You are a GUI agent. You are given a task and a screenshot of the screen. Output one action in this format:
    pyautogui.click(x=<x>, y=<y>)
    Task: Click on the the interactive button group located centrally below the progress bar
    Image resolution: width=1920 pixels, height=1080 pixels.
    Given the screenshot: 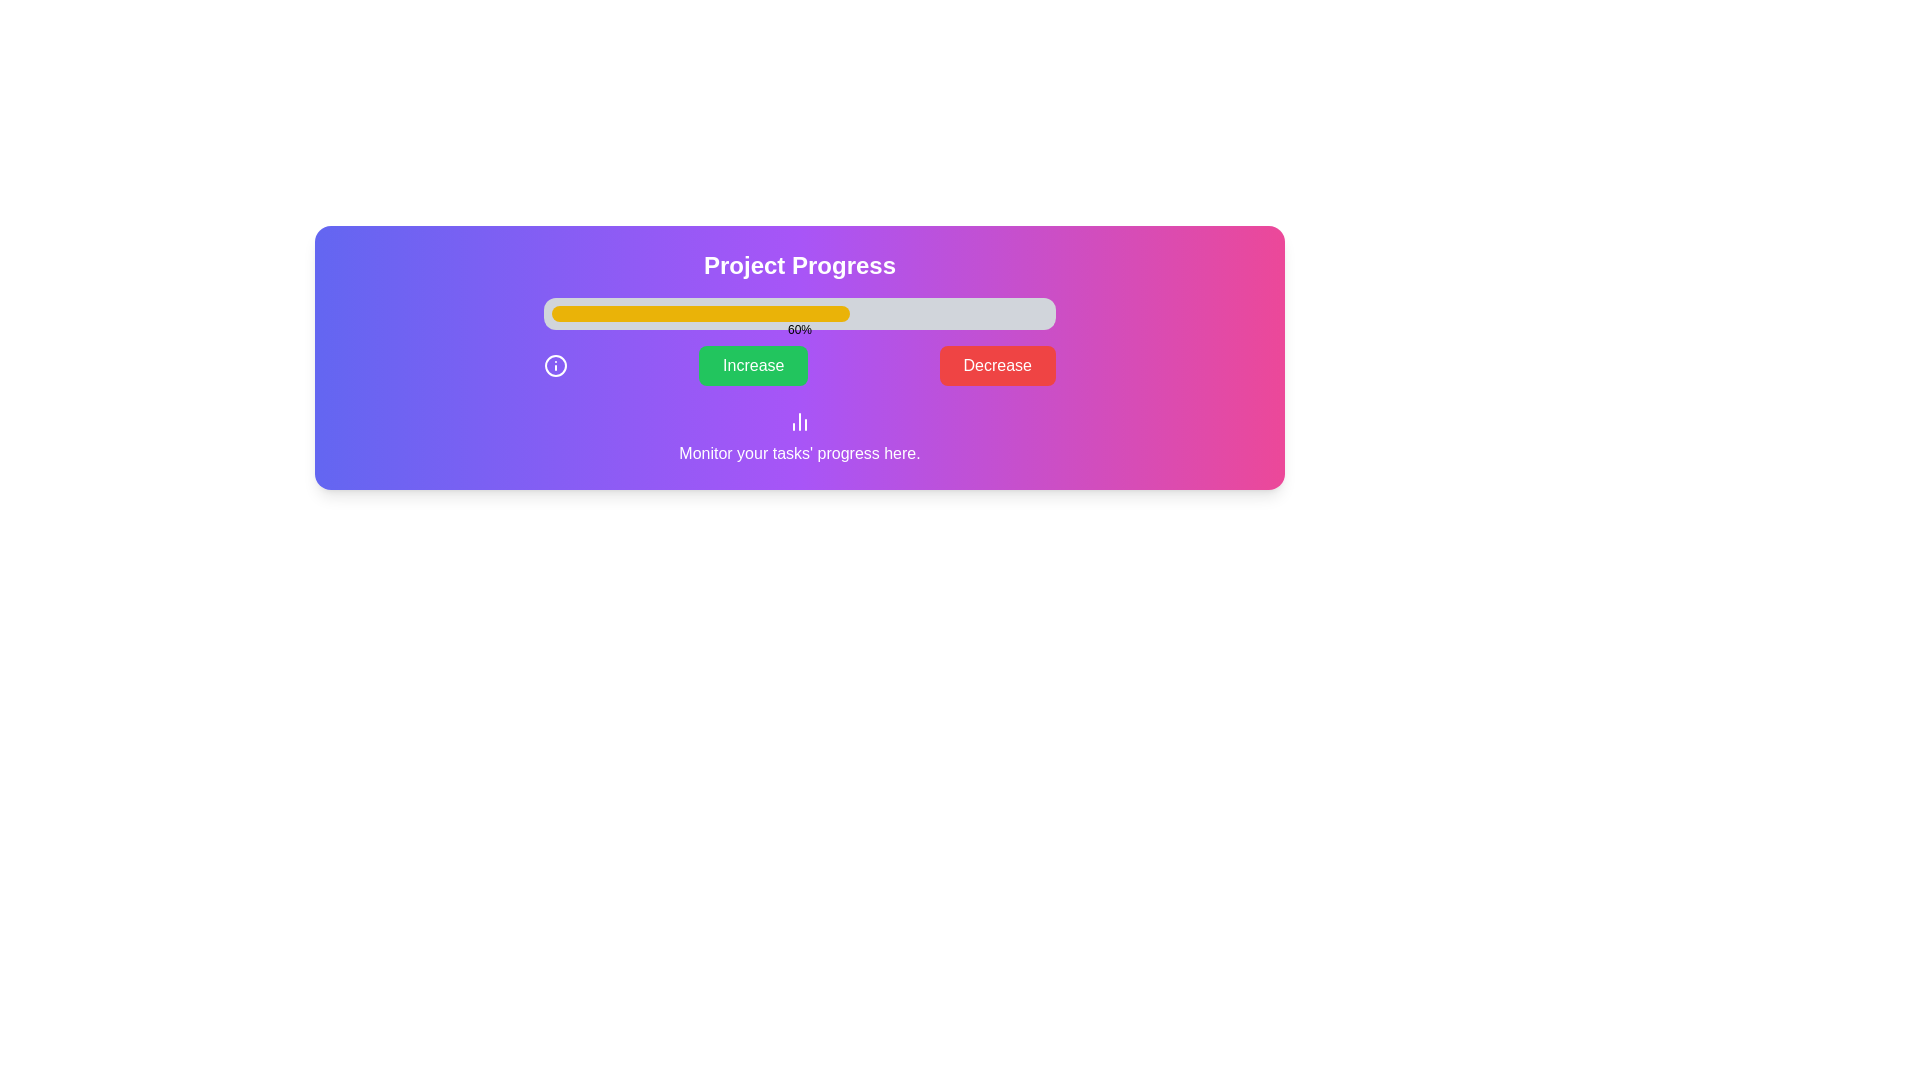 What is the action you would take?
    pyautogui.click(x=800, y=366)
    